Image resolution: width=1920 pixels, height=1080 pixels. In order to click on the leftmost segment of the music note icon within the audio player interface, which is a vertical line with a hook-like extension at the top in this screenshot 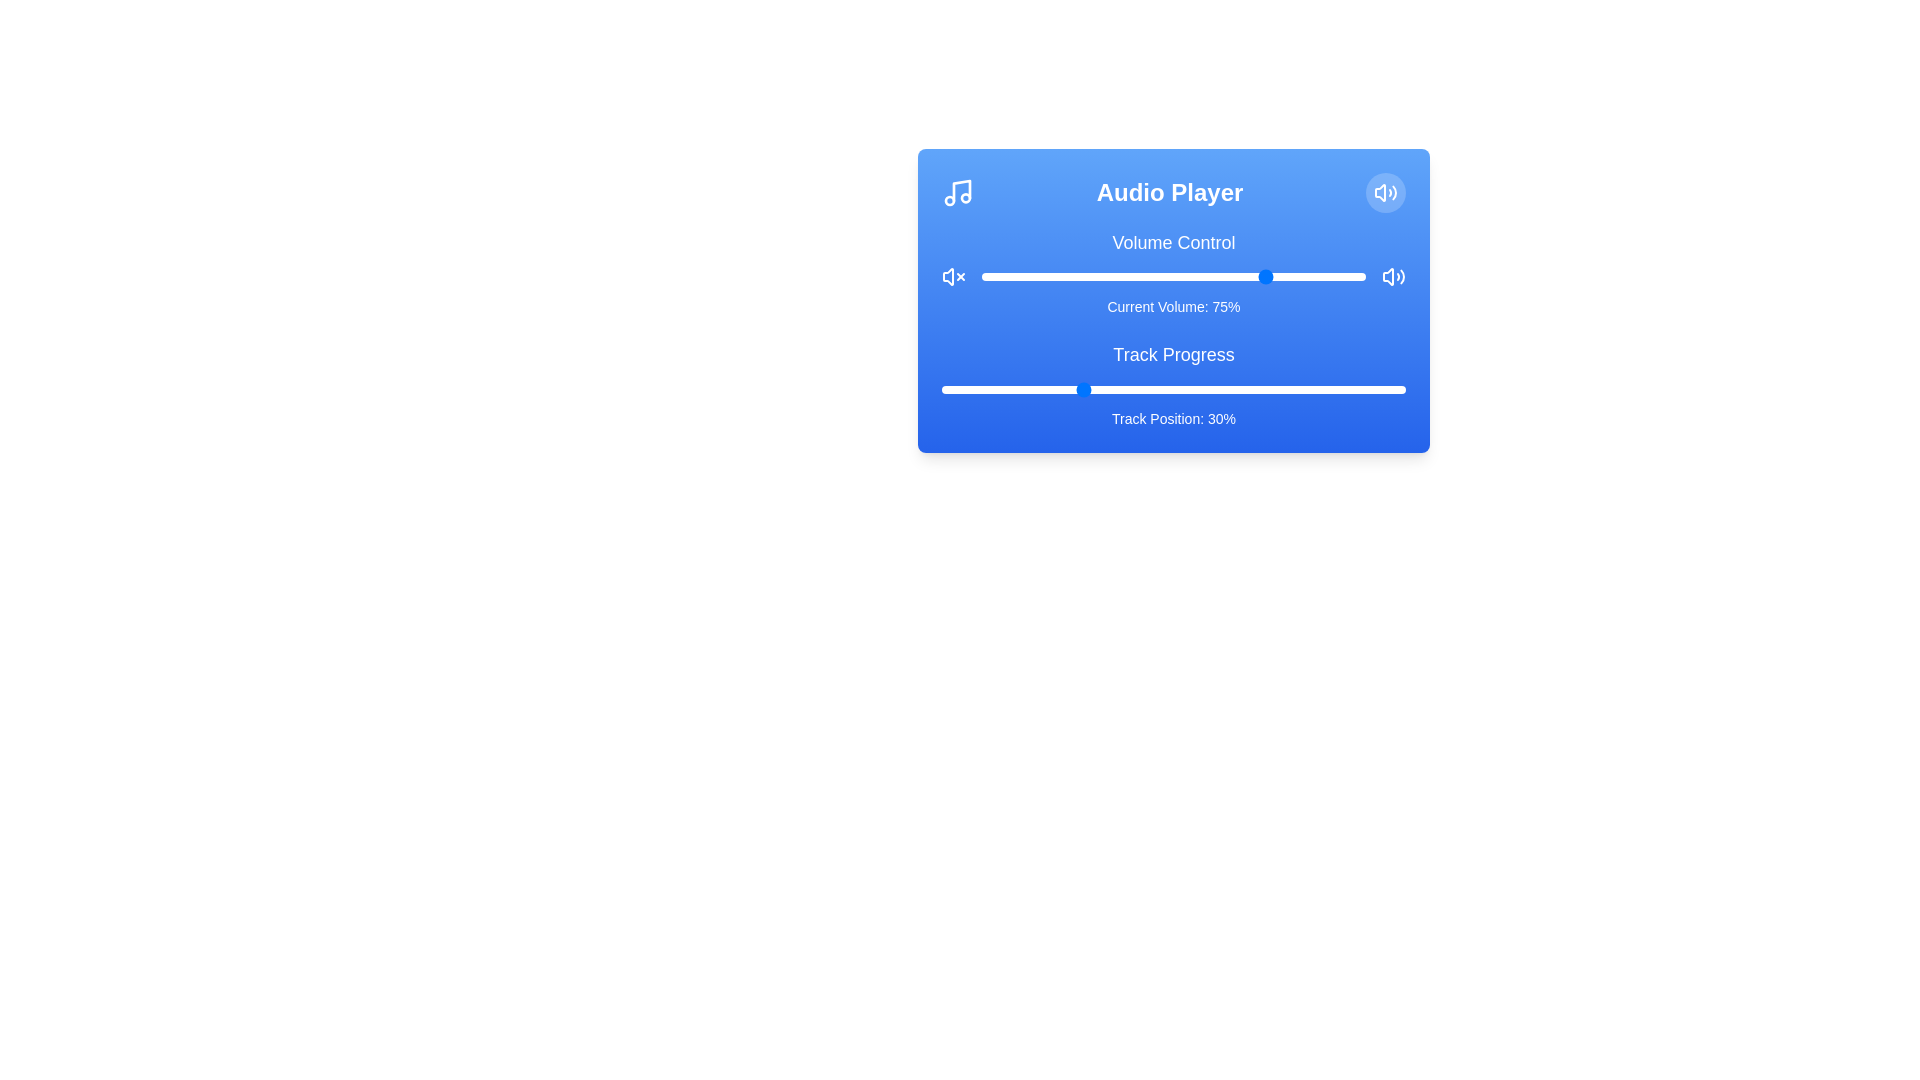, I will do `click(961, 191)`.